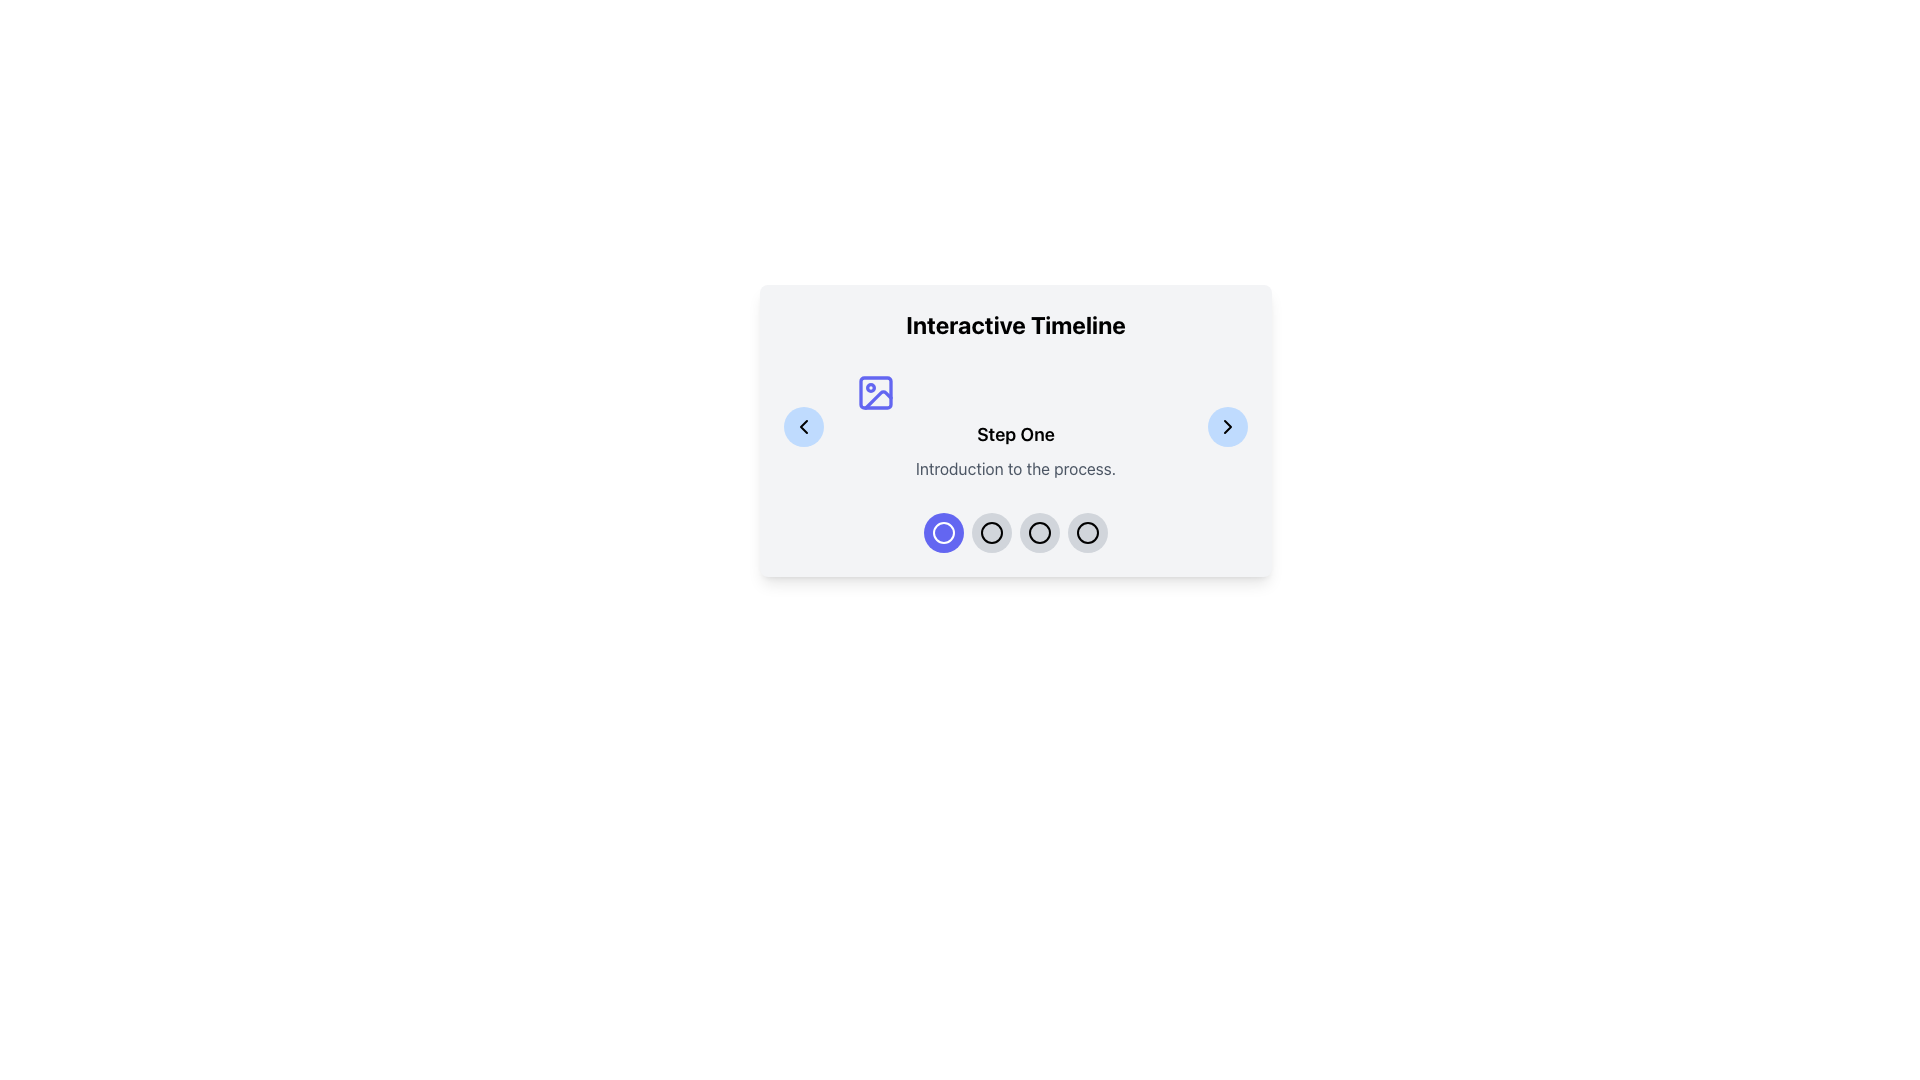  I want to click on the last circular selectable indicator button located at the bottom center of the interface, which is part of a sequence of four buttons, so click(1087, 531).